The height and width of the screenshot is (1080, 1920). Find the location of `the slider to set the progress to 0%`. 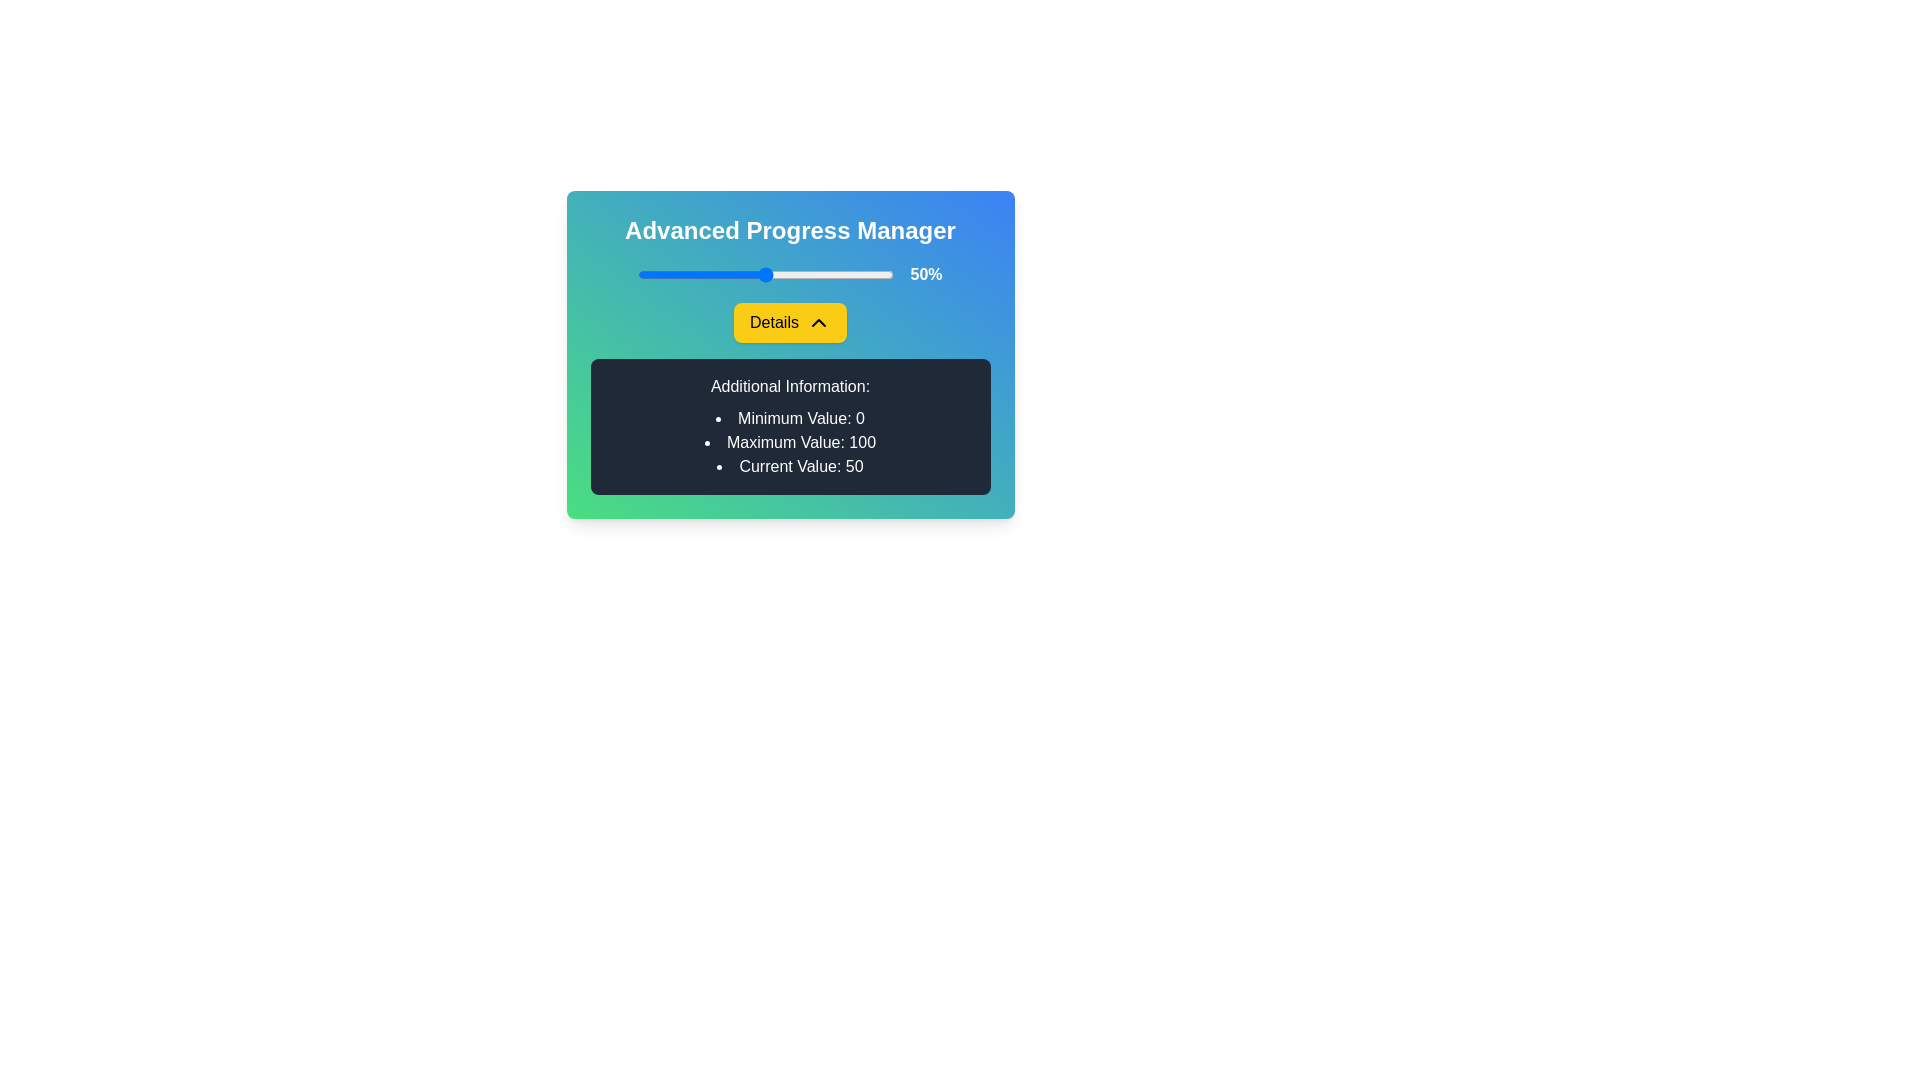

the slider to set the progress to 0% is located at coordinates (637, 274).